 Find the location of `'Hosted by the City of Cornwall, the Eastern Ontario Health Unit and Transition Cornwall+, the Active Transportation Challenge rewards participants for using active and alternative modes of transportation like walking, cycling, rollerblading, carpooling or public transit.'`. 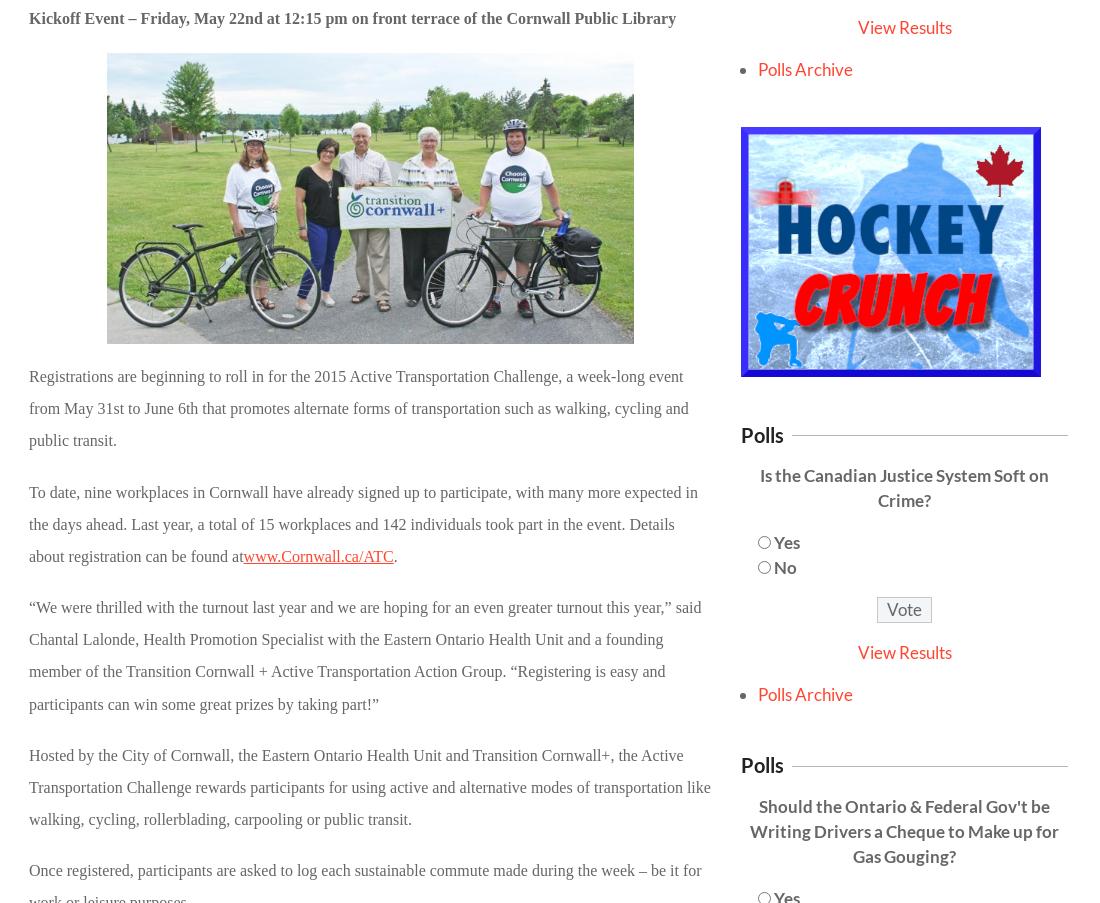

'Hosted by the City of Cornwall, the Eastern Ontario Health Unit and Transition Cornwall+, the Active Transportation Challenge rewards participants for using active and alternative modes of transportation like walking, cycling, rollerblading, carpooling or public transit.' is located at coordinates (369, 785).